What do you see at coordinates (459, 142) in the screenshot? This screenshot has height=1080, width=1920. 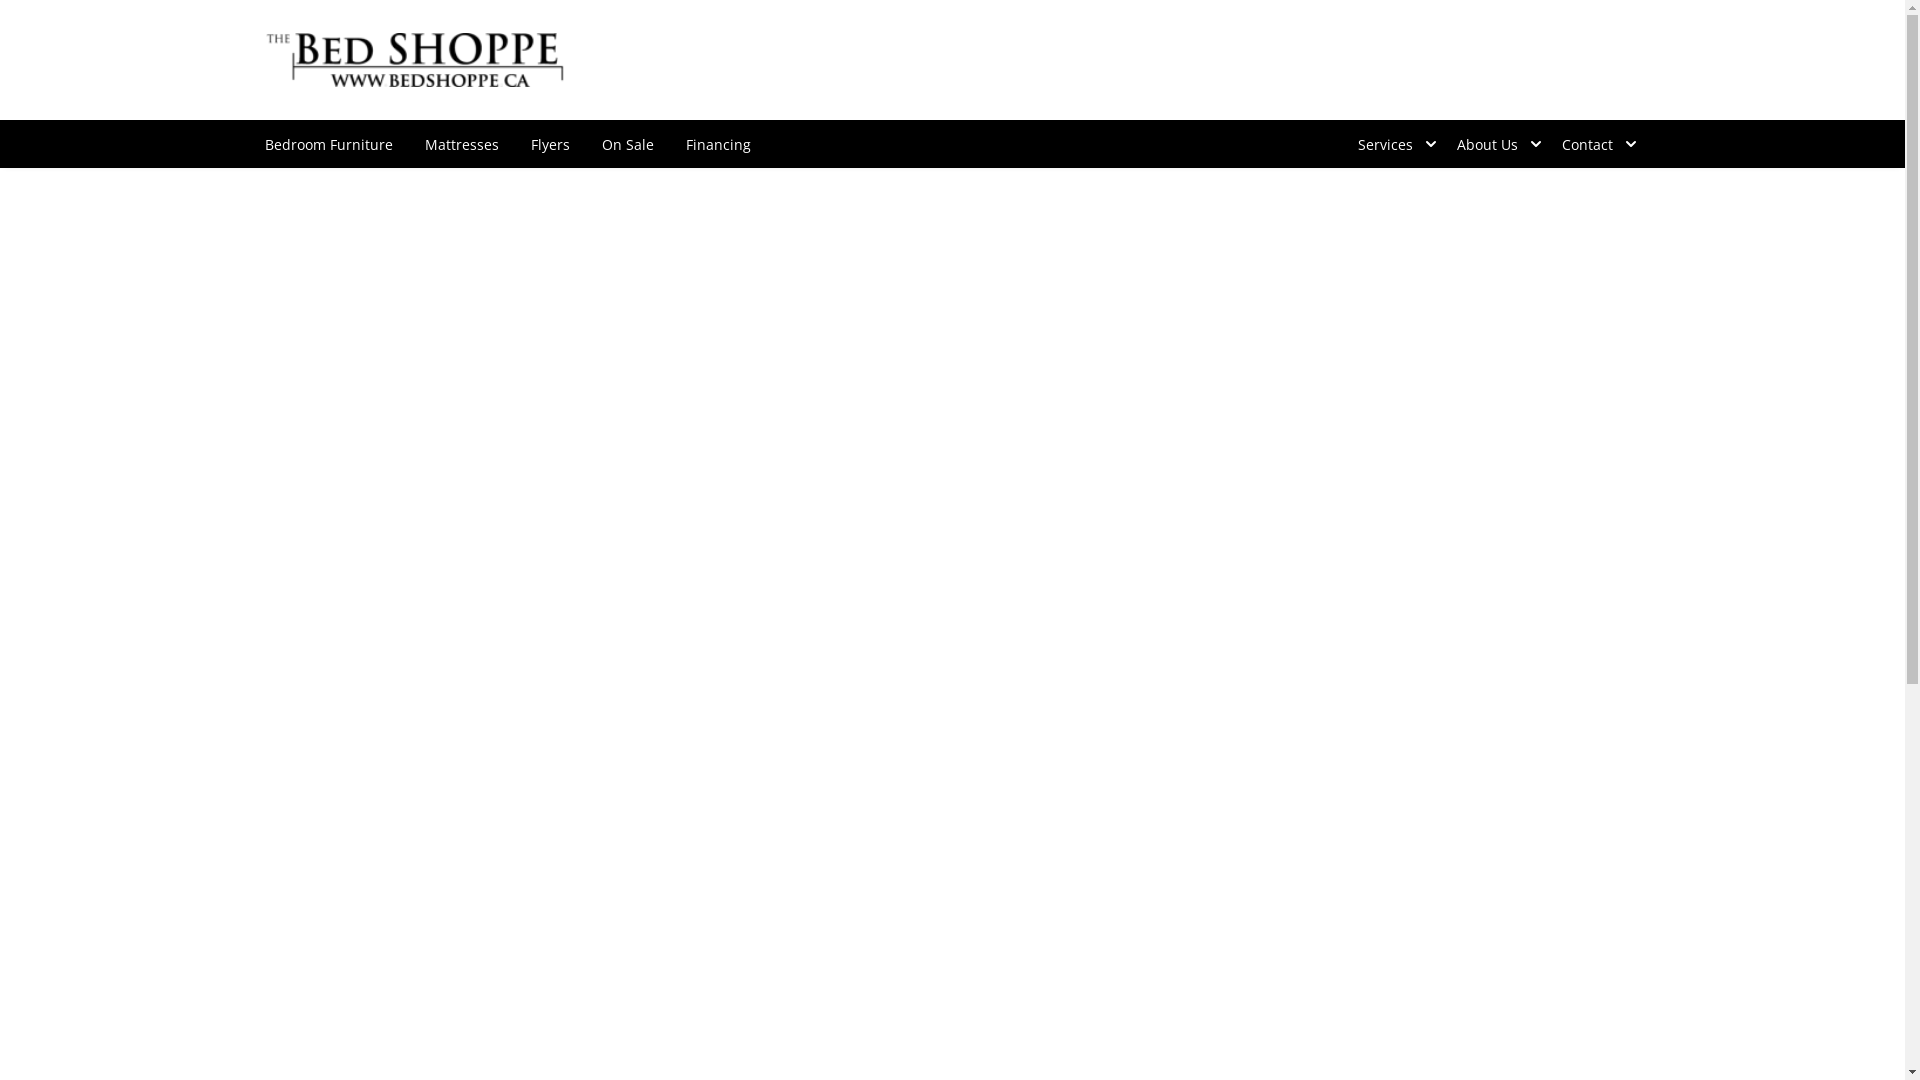 I see `'Mattresses'` at bounding box center [459, 142].